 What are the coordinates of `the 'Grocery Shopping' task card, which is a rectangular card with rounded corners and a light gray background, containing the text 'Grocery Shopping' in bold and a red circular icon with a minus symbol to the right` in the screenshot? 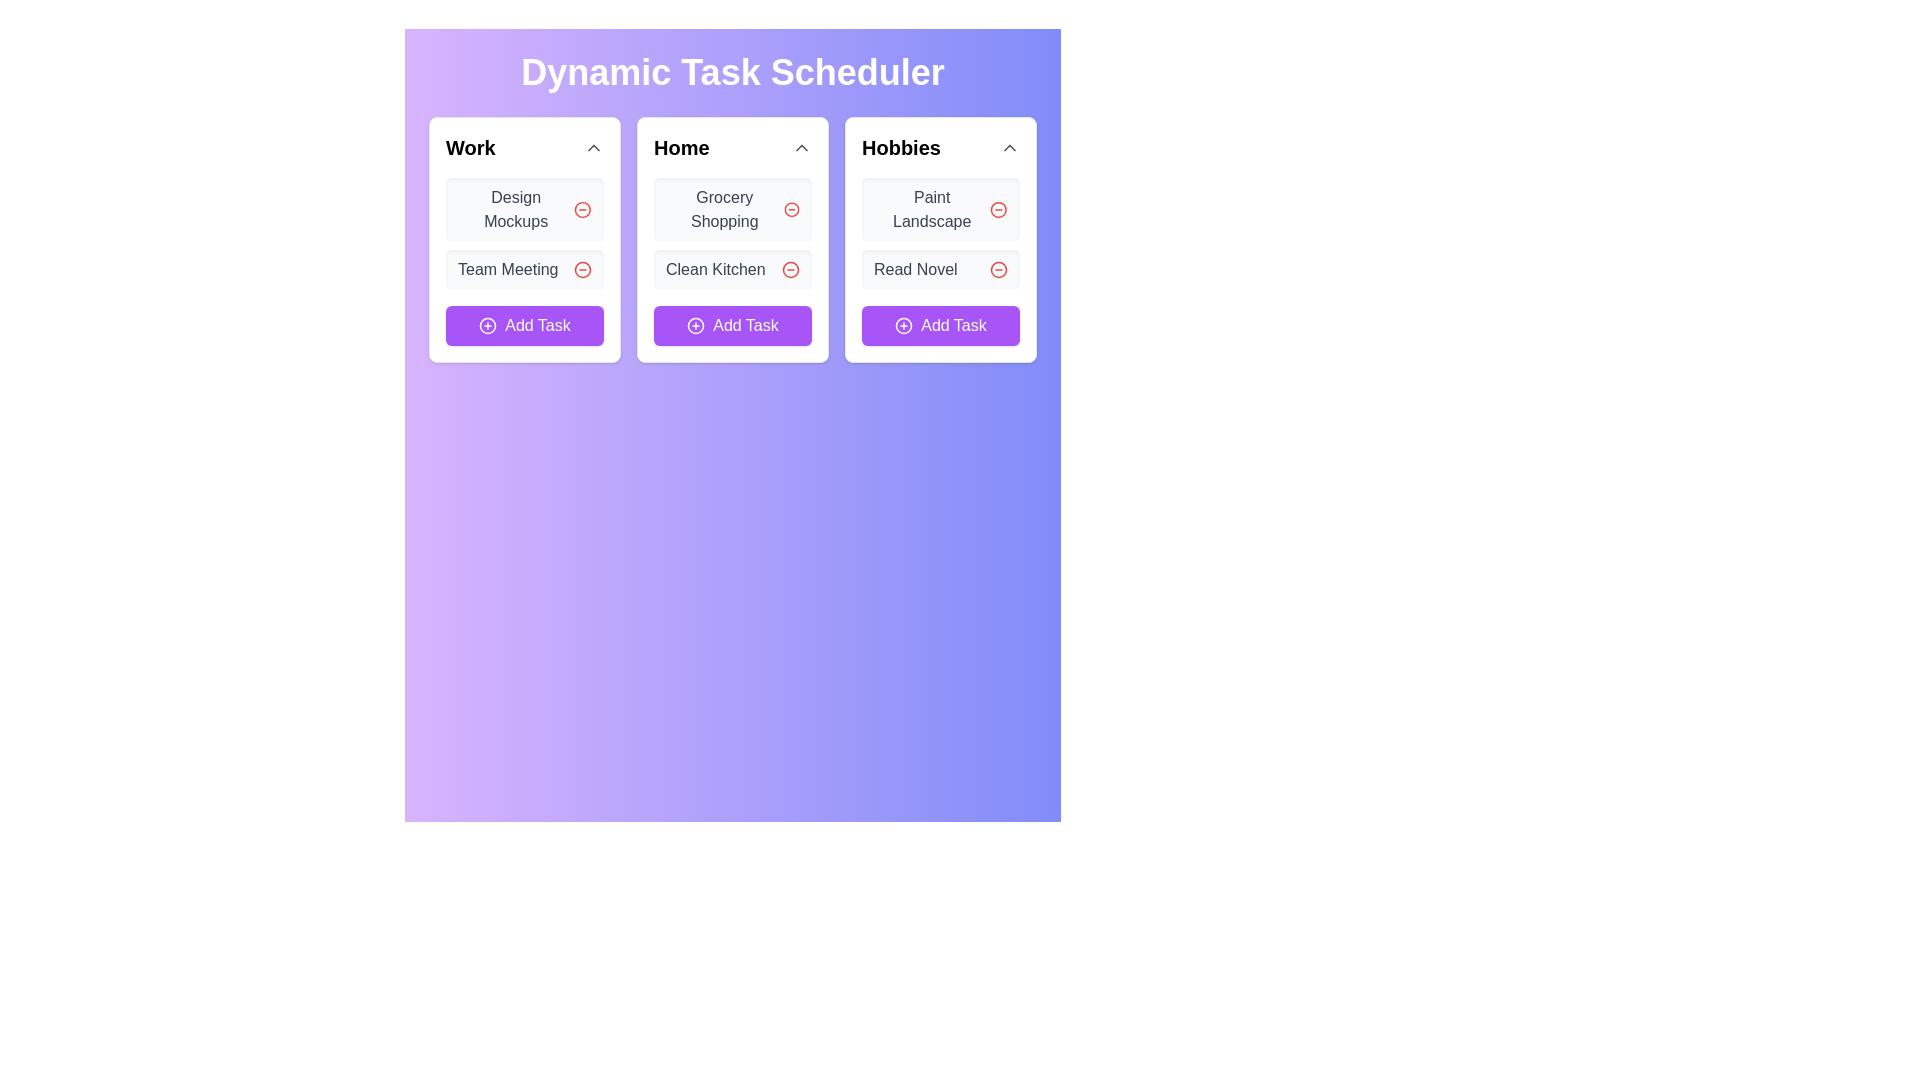 It's located at (732, 209).